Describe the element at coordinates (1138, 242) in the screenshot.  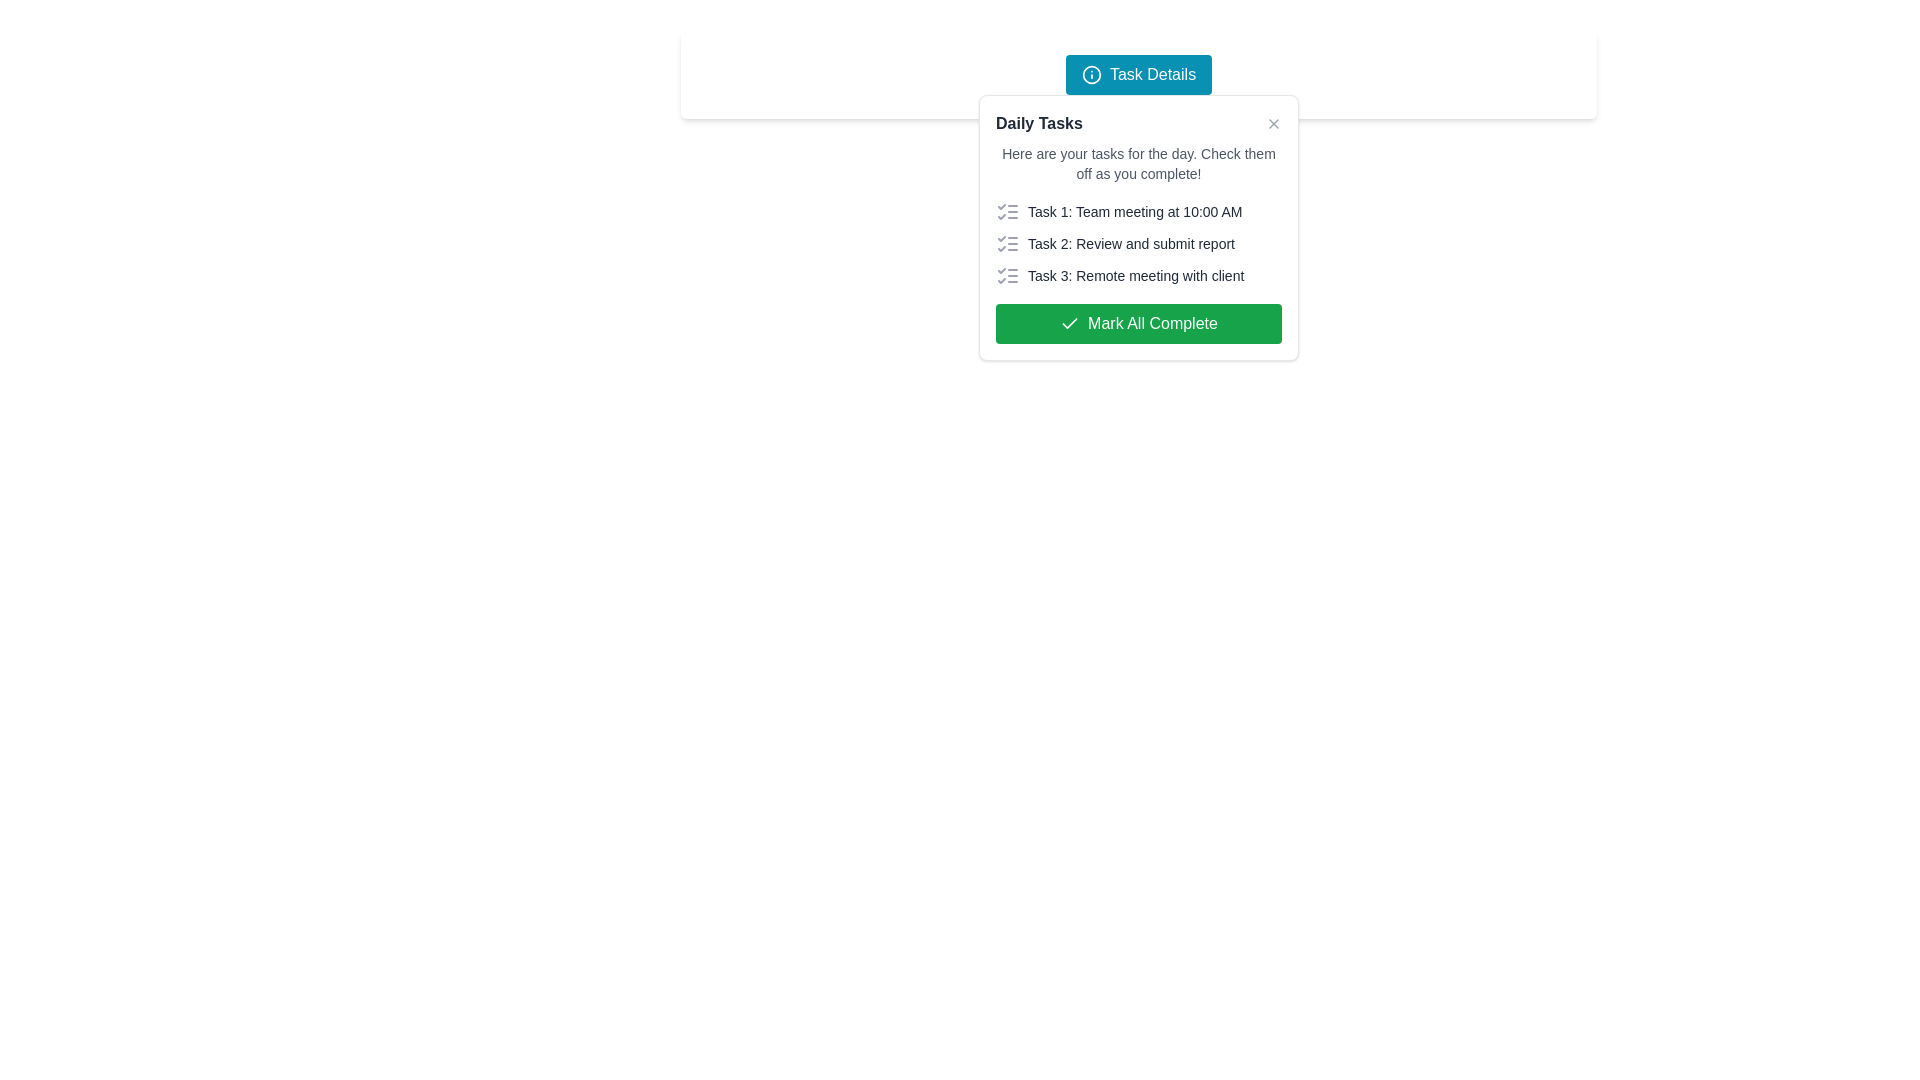
I see `textual content of the tasks displayed in the 'Daily Tasks' list, which is centrally aligned within the card layout` at that location.